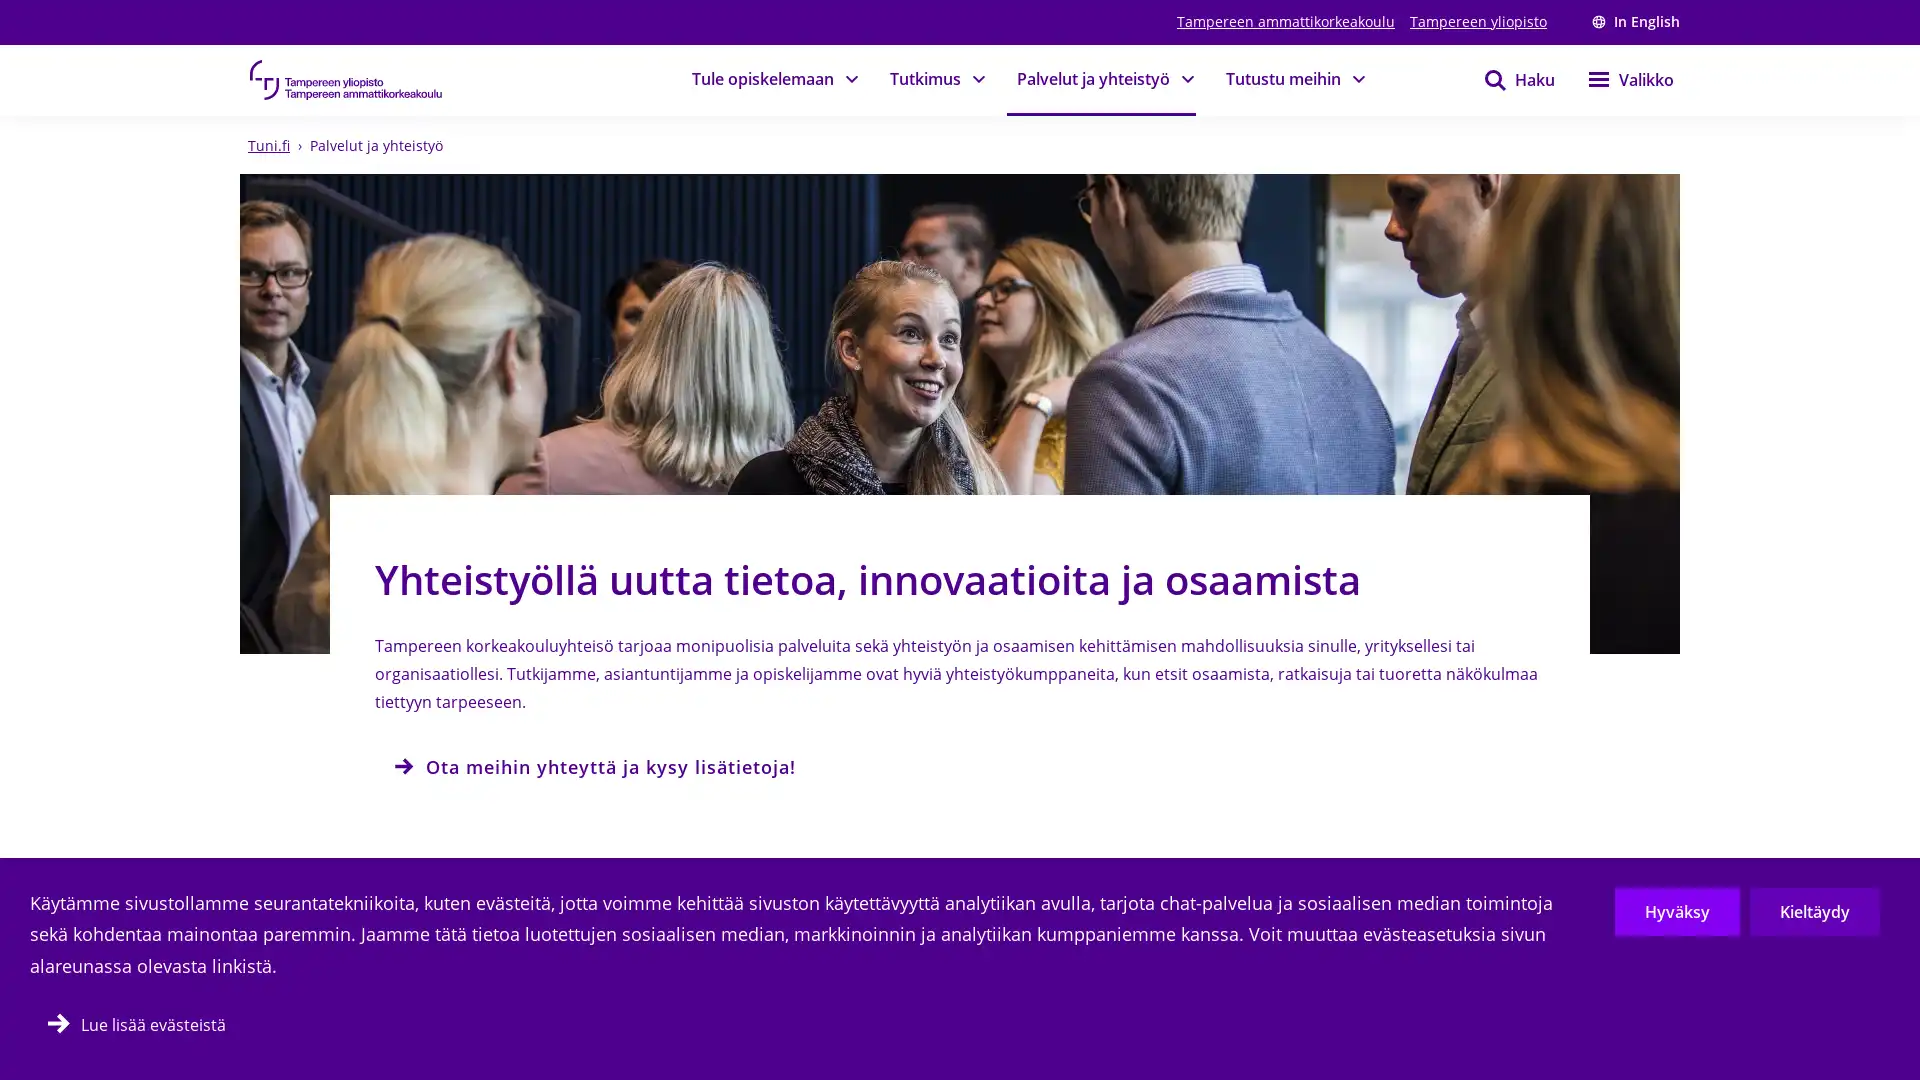 The height and width of the screenshot is (1080, 1920). What do you see at coordinates (1814, 910) in the screenshot?
I see `Kieltaydy` at bounding box center [1814, 910].